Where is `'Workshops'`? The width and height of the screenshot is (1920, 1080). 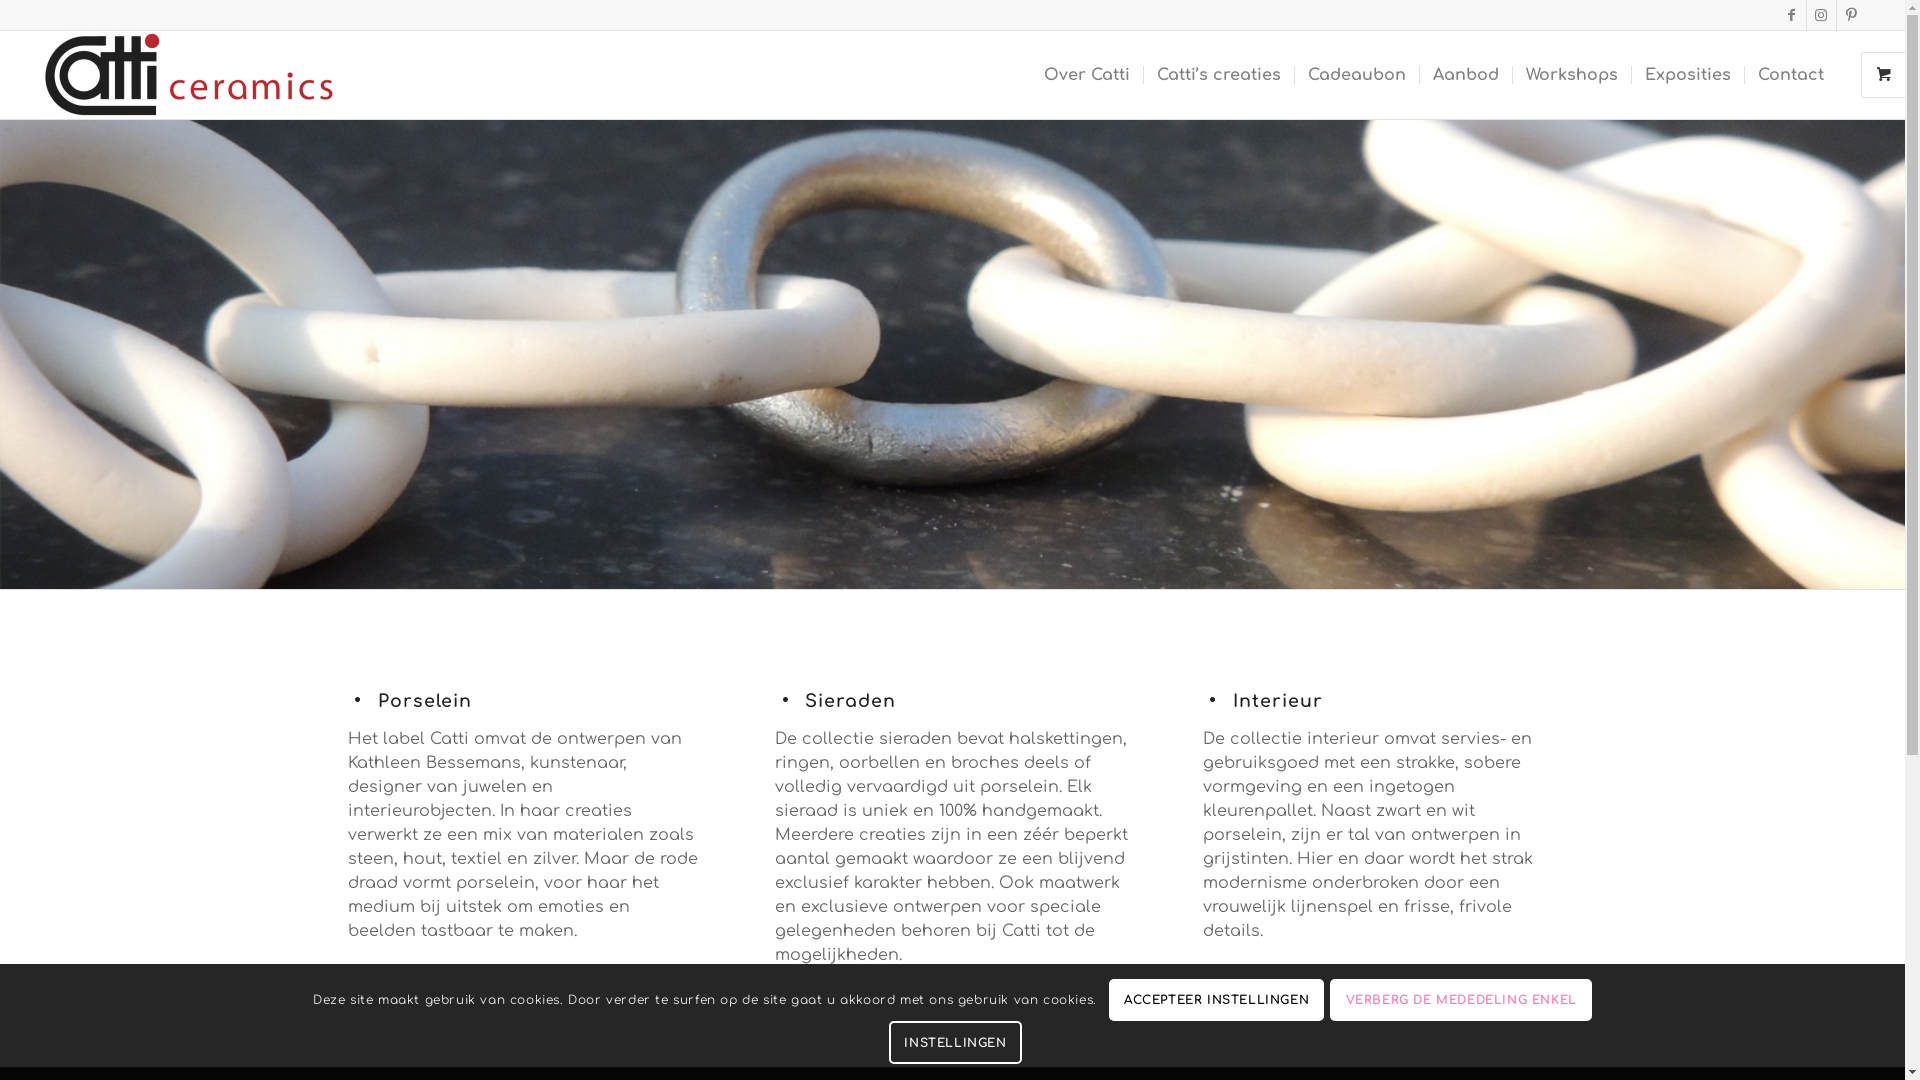
'Workshops' is located at coordinates (1570, 73).